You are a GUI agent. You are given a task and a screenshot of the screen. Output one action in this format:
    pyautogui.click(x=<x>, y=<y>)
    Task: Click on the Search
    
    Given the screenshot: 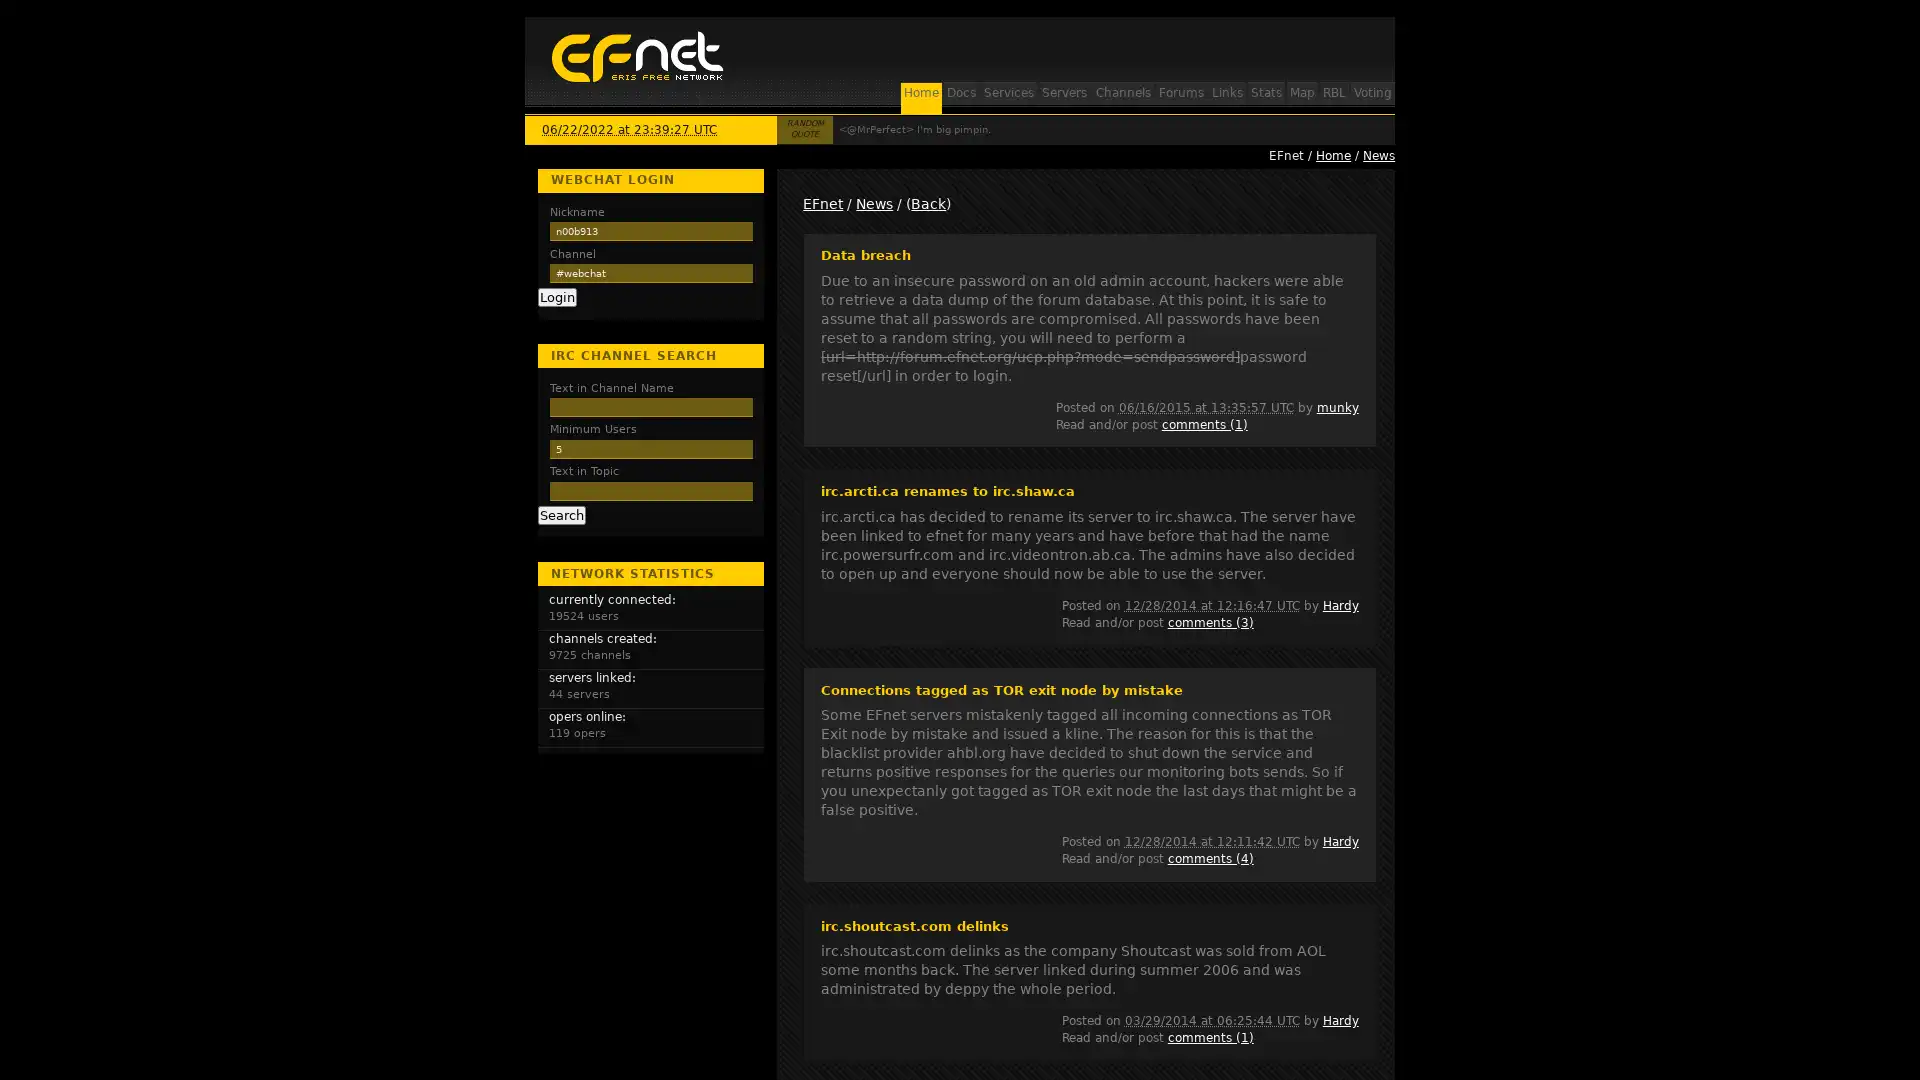 What is the action you would take?
    pyautogui.click(x=560, y=514)
    